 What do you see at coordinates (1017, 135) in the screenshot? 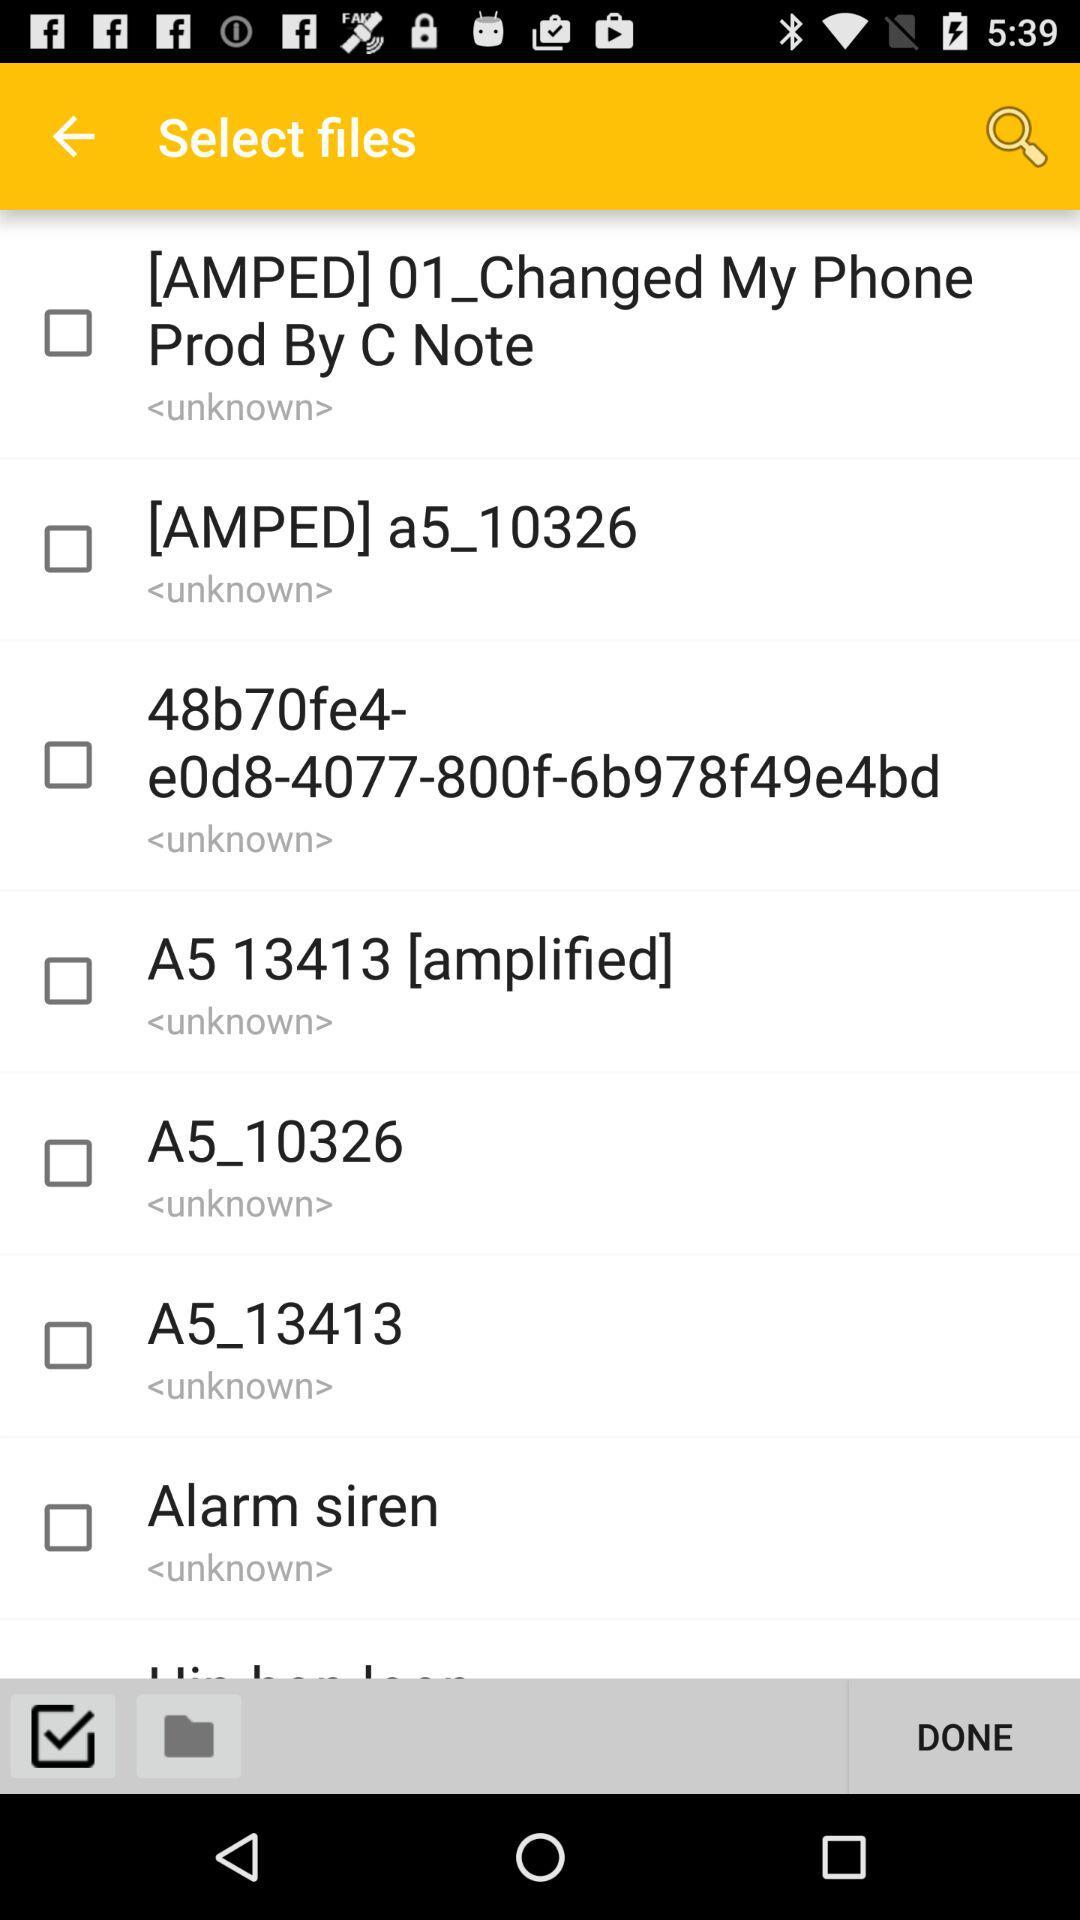
I see `item next to the select files` at bounding box center [1017, 135].